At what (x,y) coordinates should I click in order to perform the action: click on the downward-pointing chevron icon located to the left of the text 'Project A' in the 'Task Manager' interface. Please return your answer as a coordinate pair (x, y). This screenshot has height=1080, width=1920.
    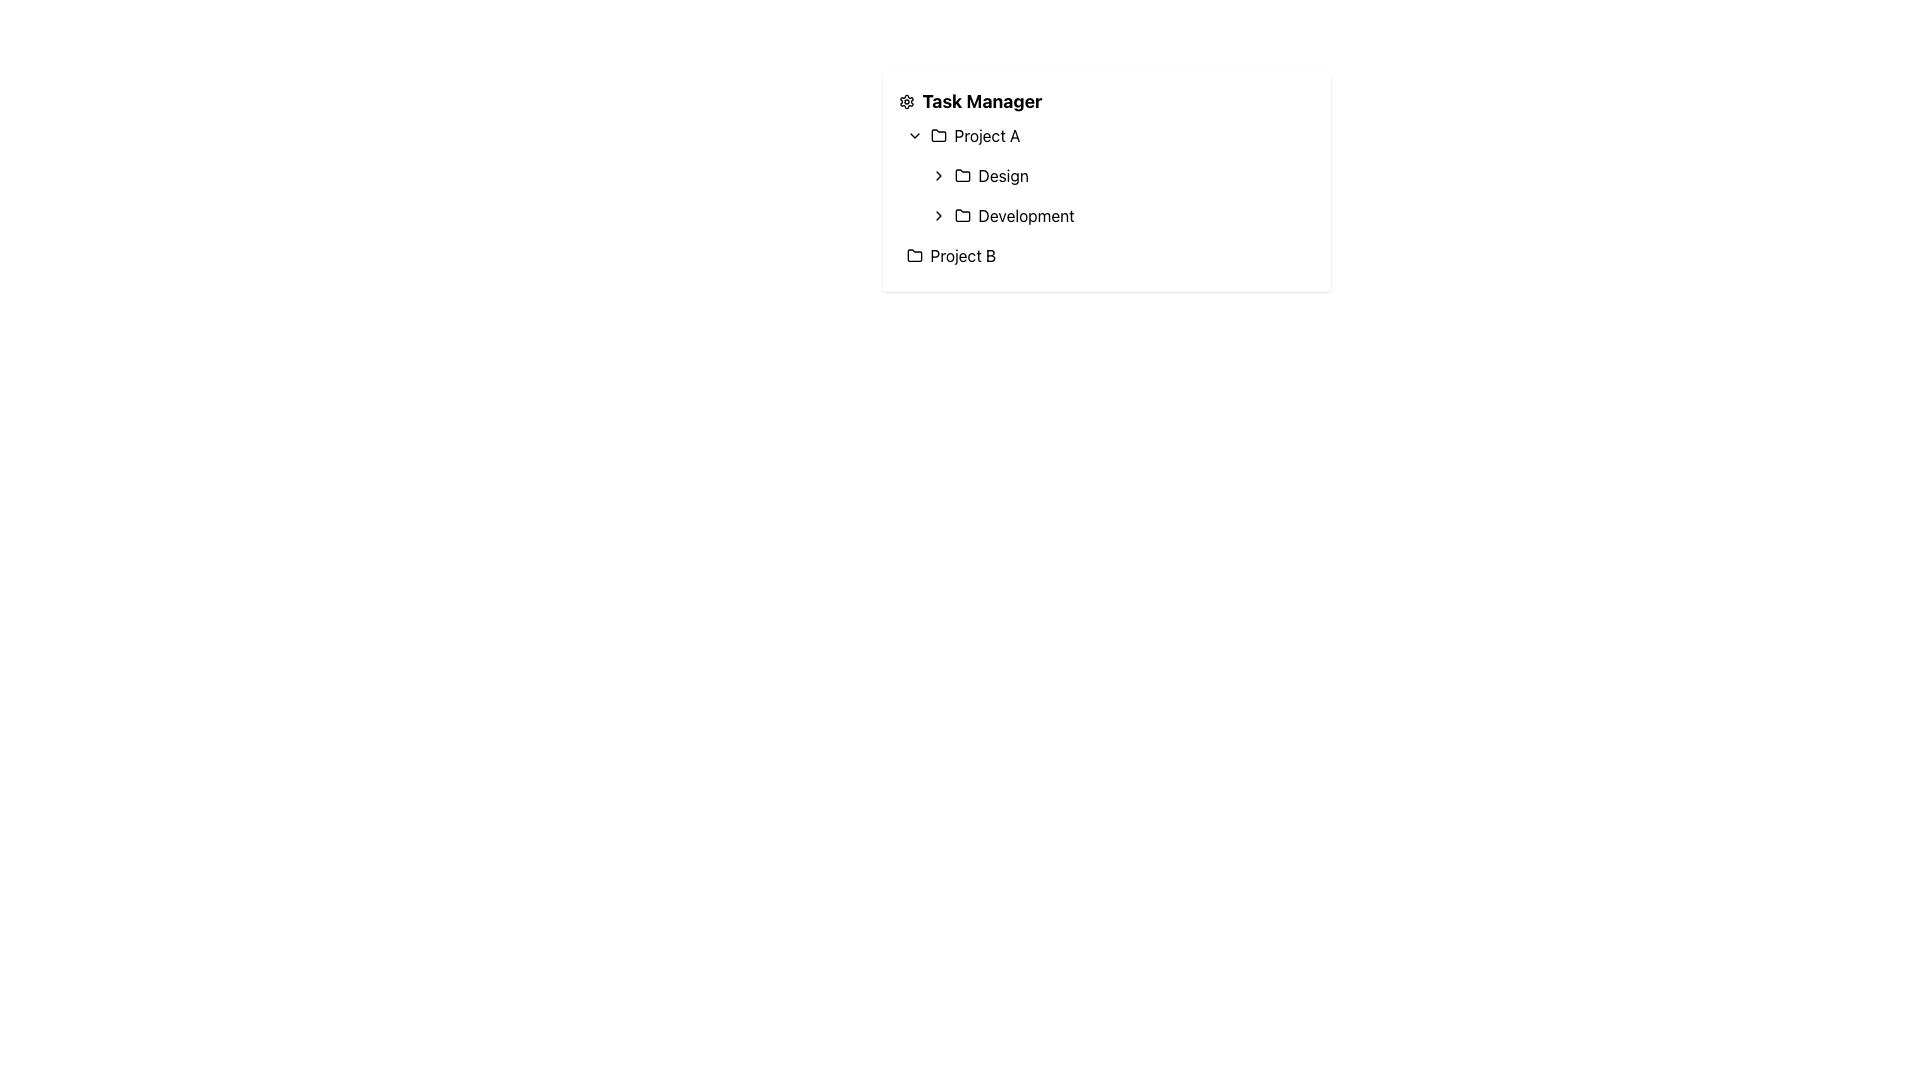
    Looking at the image, I should click on (913, 135).